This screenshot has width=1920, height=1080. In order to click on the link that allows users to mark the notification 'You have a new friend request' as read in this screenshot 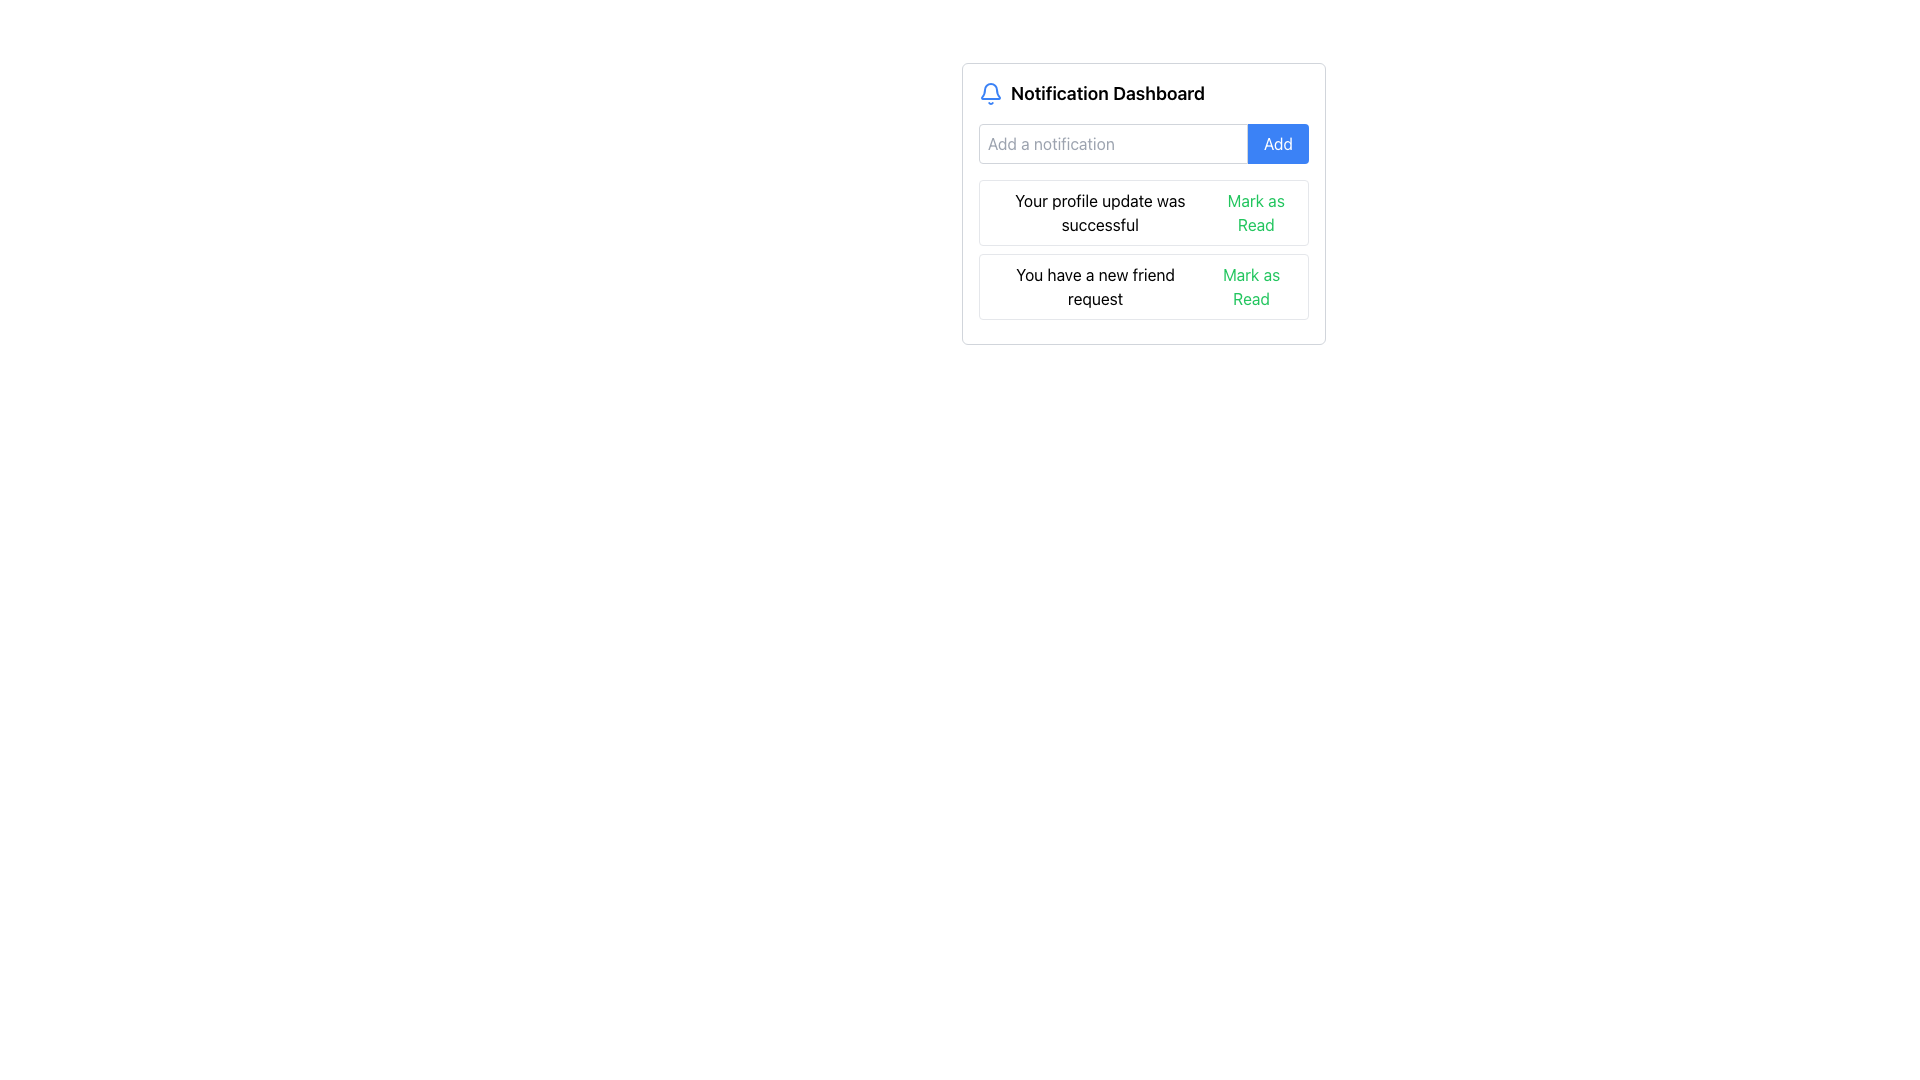, I will do `click(1250, 286)`.